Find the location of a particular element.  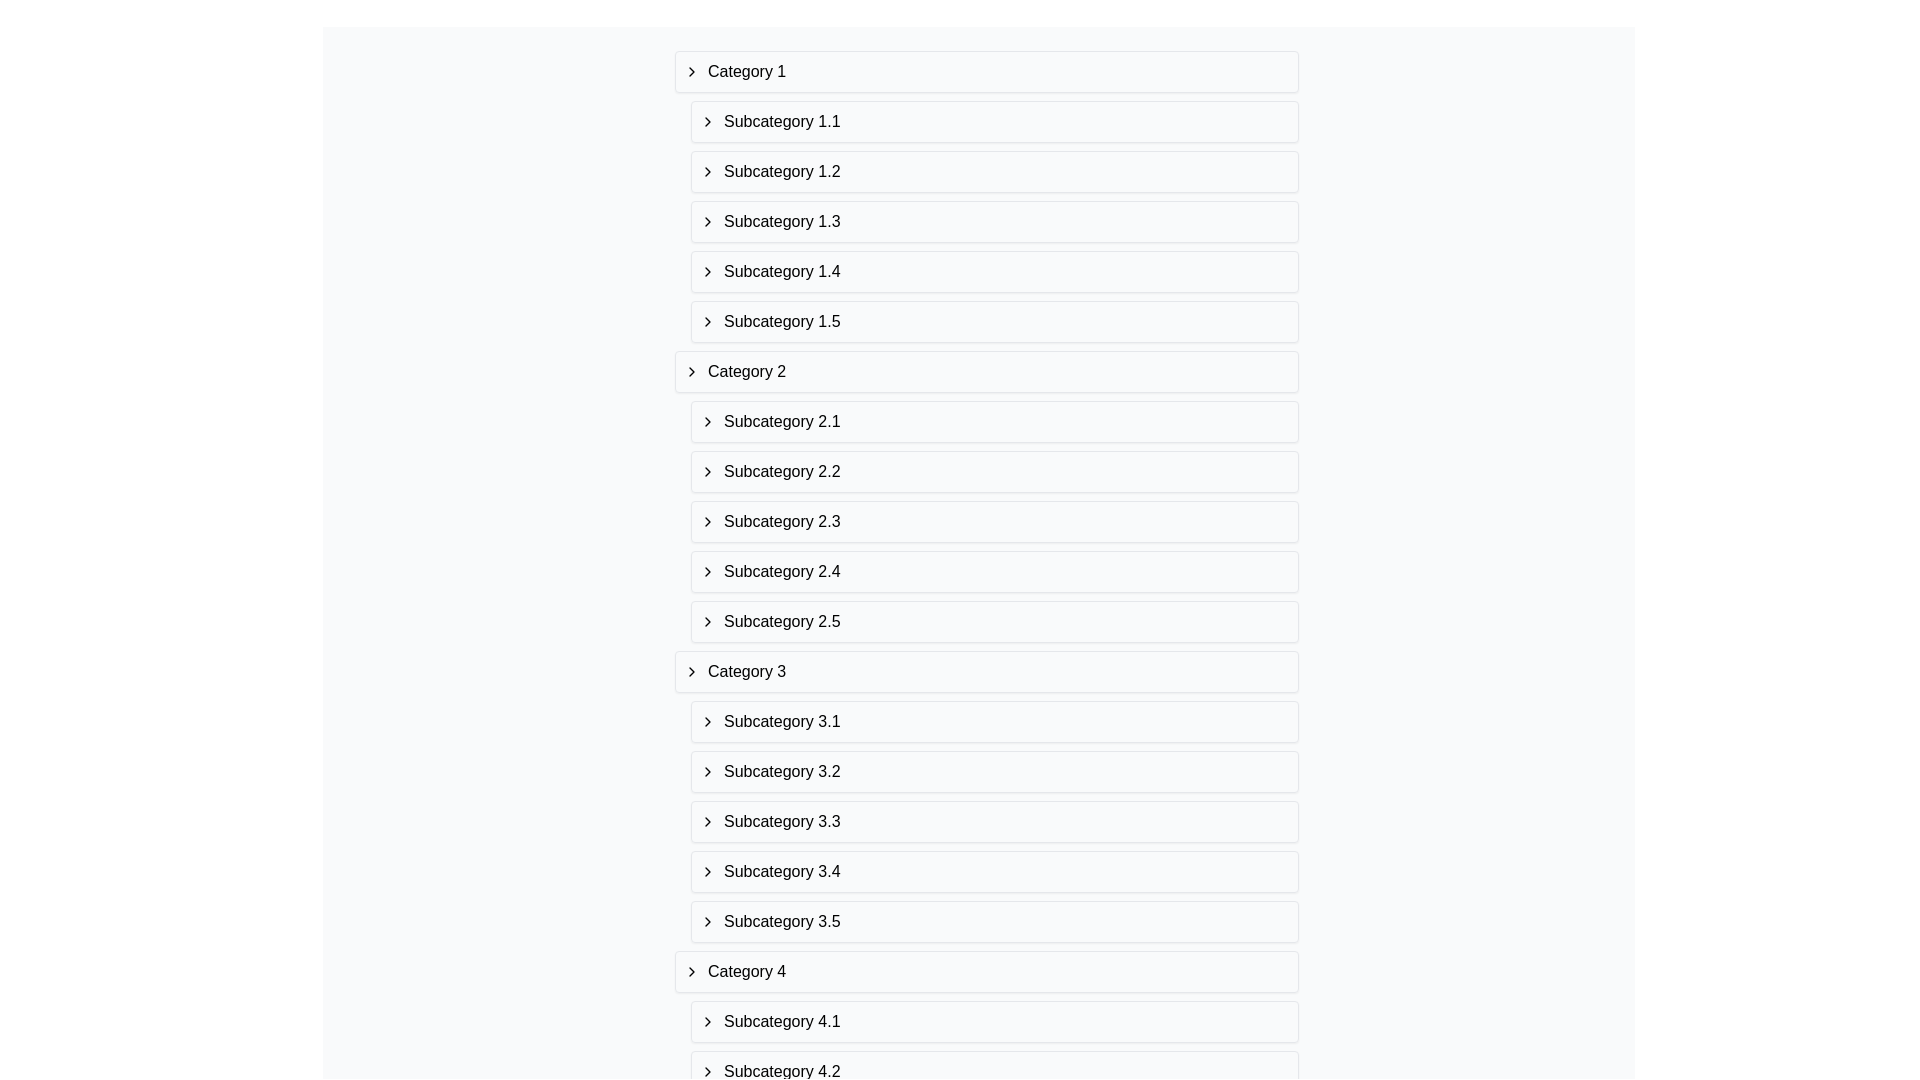

the third entry ('Subcategory 2.3') in the hierarchical menu list, positioned between 'Subcategory 2.2' and 'Subcategory 2.4' is located at coordinates (994, 520).